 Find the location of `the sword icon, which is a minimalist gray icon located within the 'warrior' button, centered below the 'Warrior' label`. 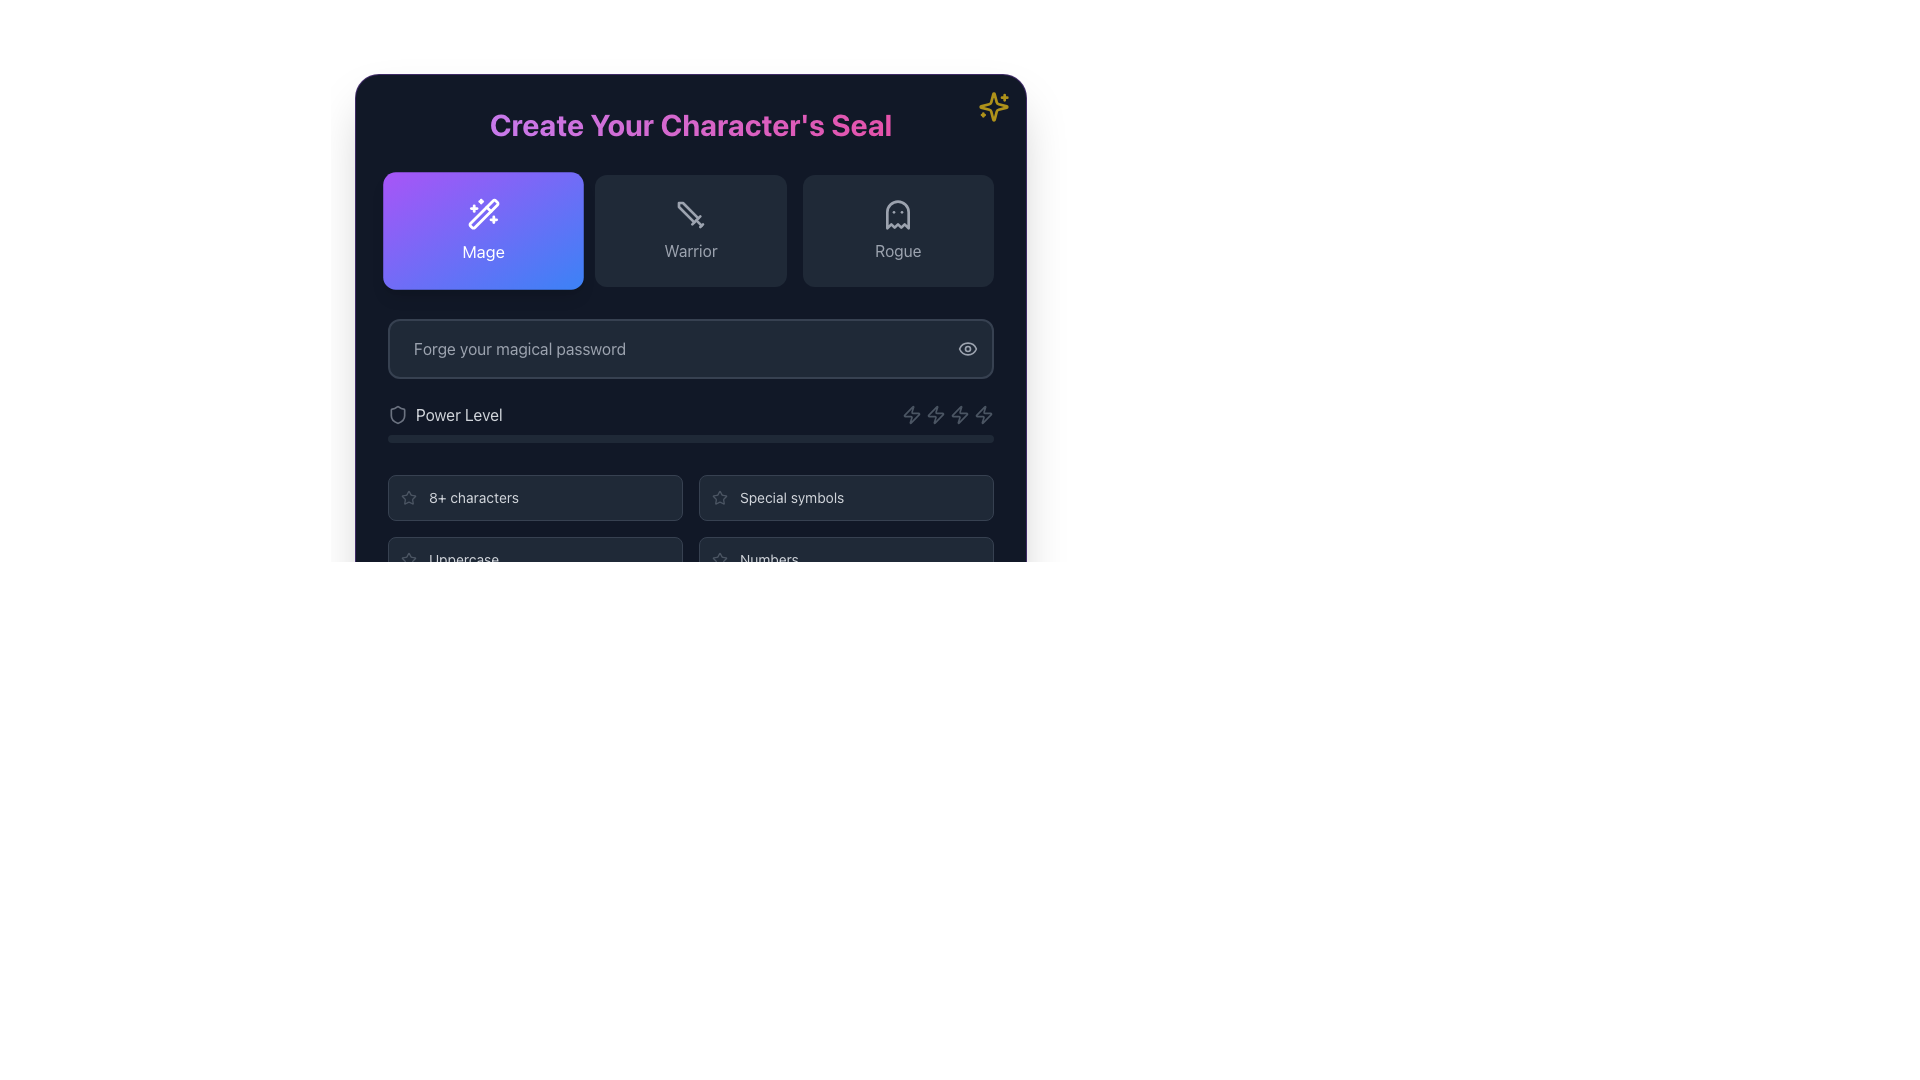

the sword icon, which is a minimalist gray icon located within the 'warrior' button, centered below the 'Warrior' label is located at coordinates (691, 215).